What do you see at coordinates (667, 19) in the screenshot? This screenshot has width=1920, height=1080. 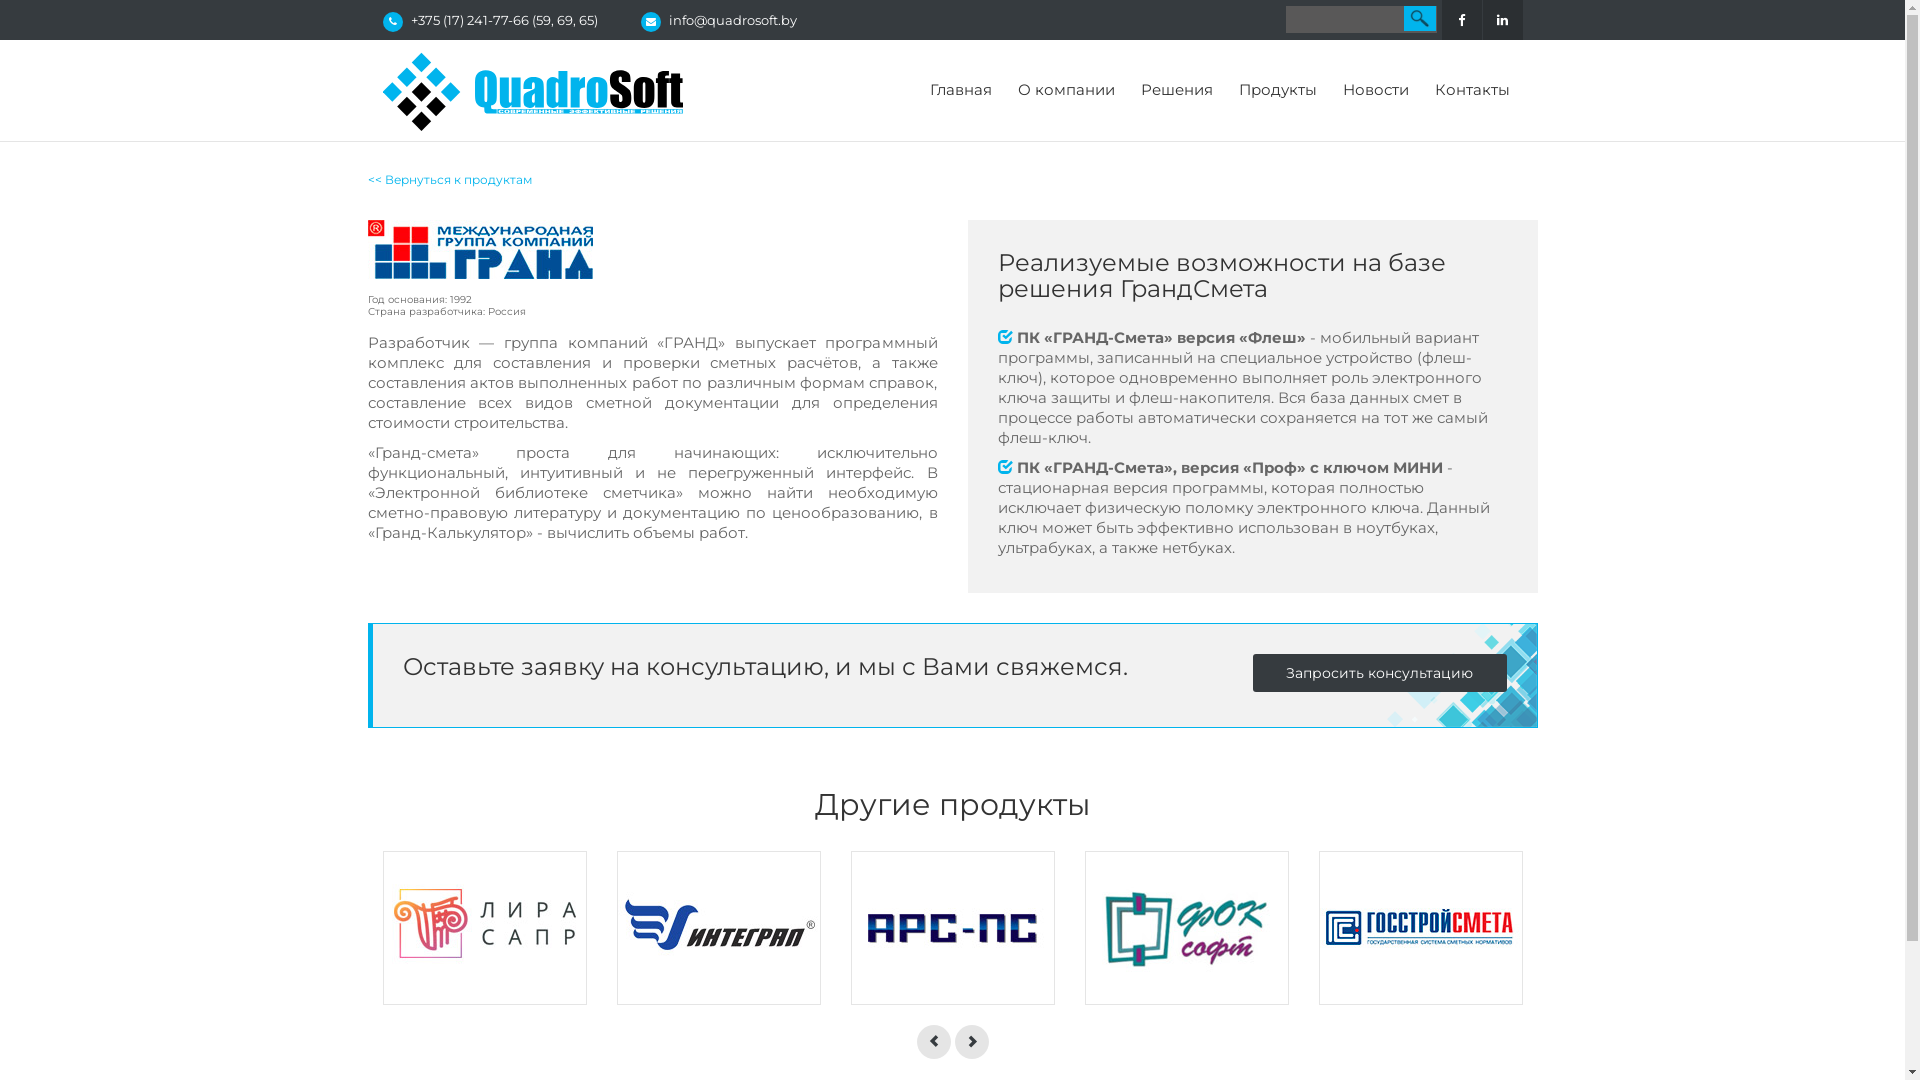 I see `'info@quadrosoft.by'` at bounding box center [667, 19].